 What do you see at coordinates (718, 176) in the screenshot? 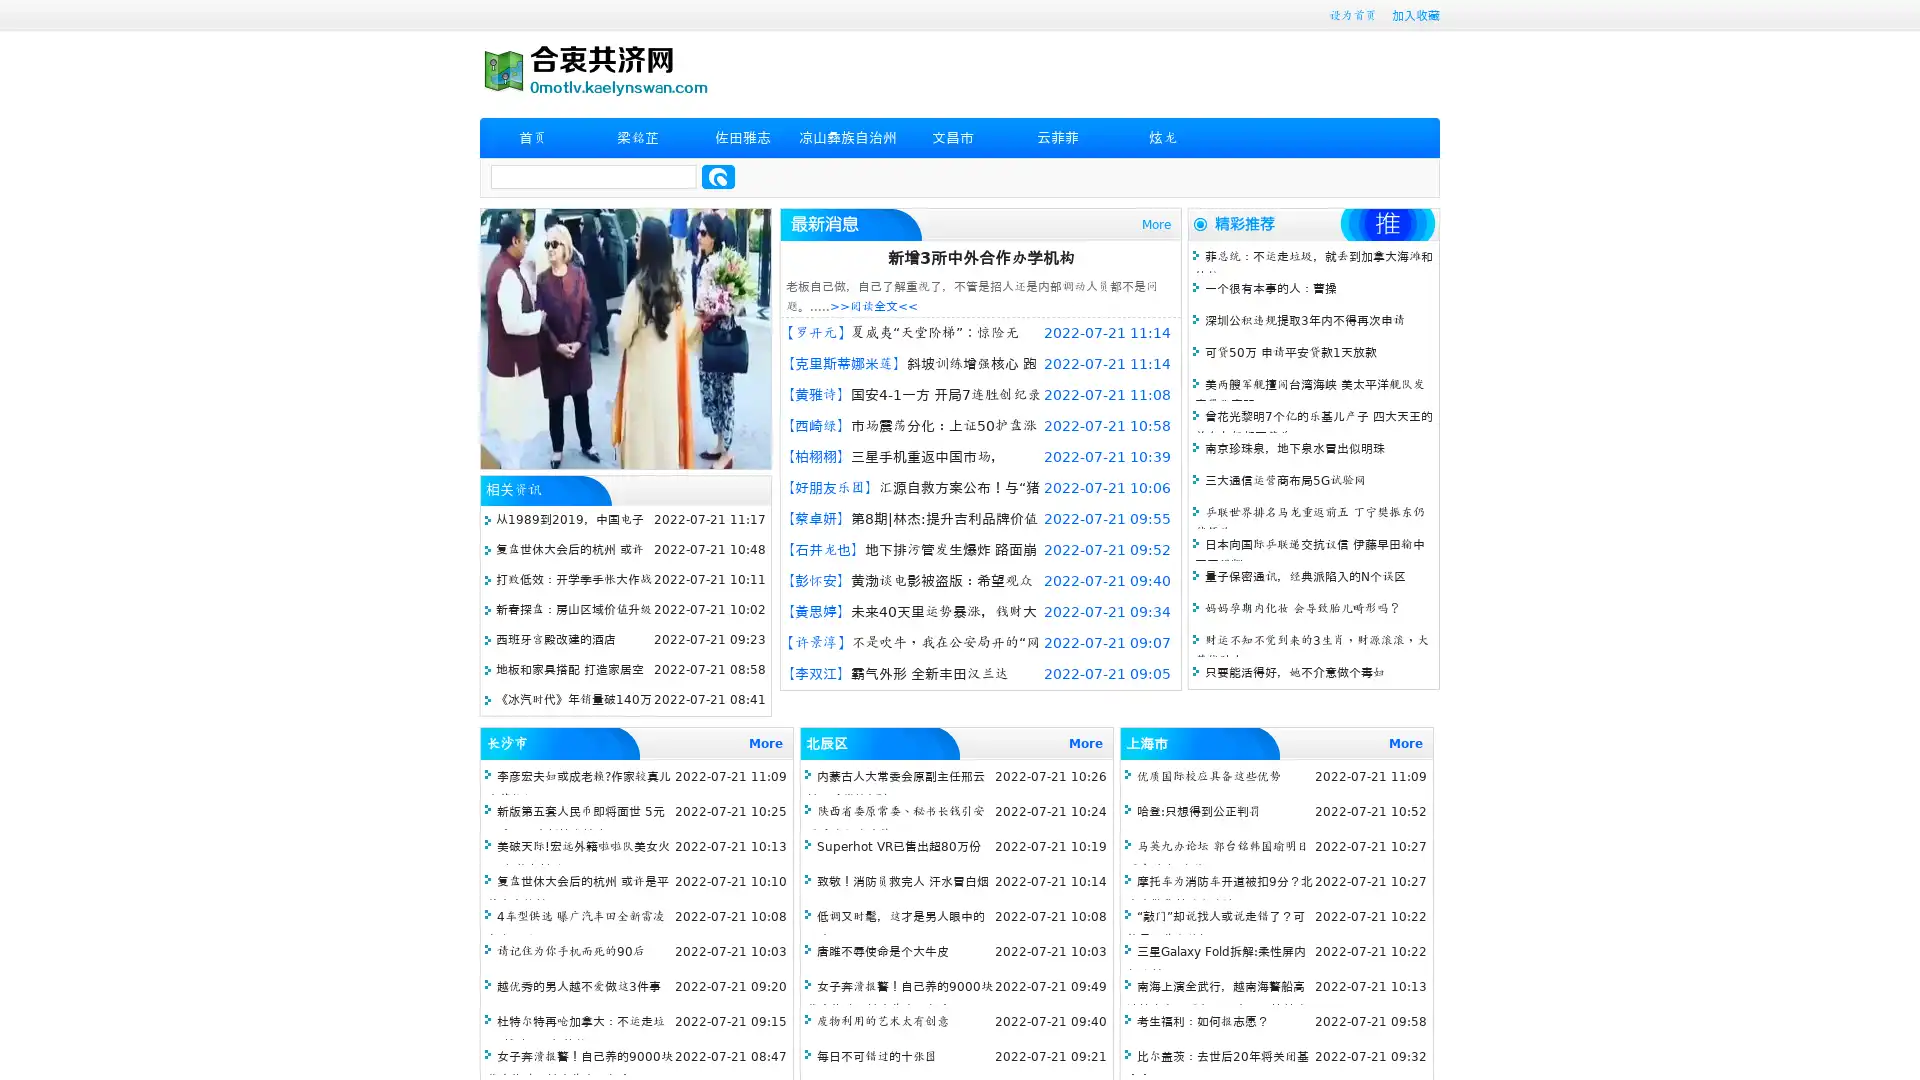
I see `Search` at bounding box center [718, 176].